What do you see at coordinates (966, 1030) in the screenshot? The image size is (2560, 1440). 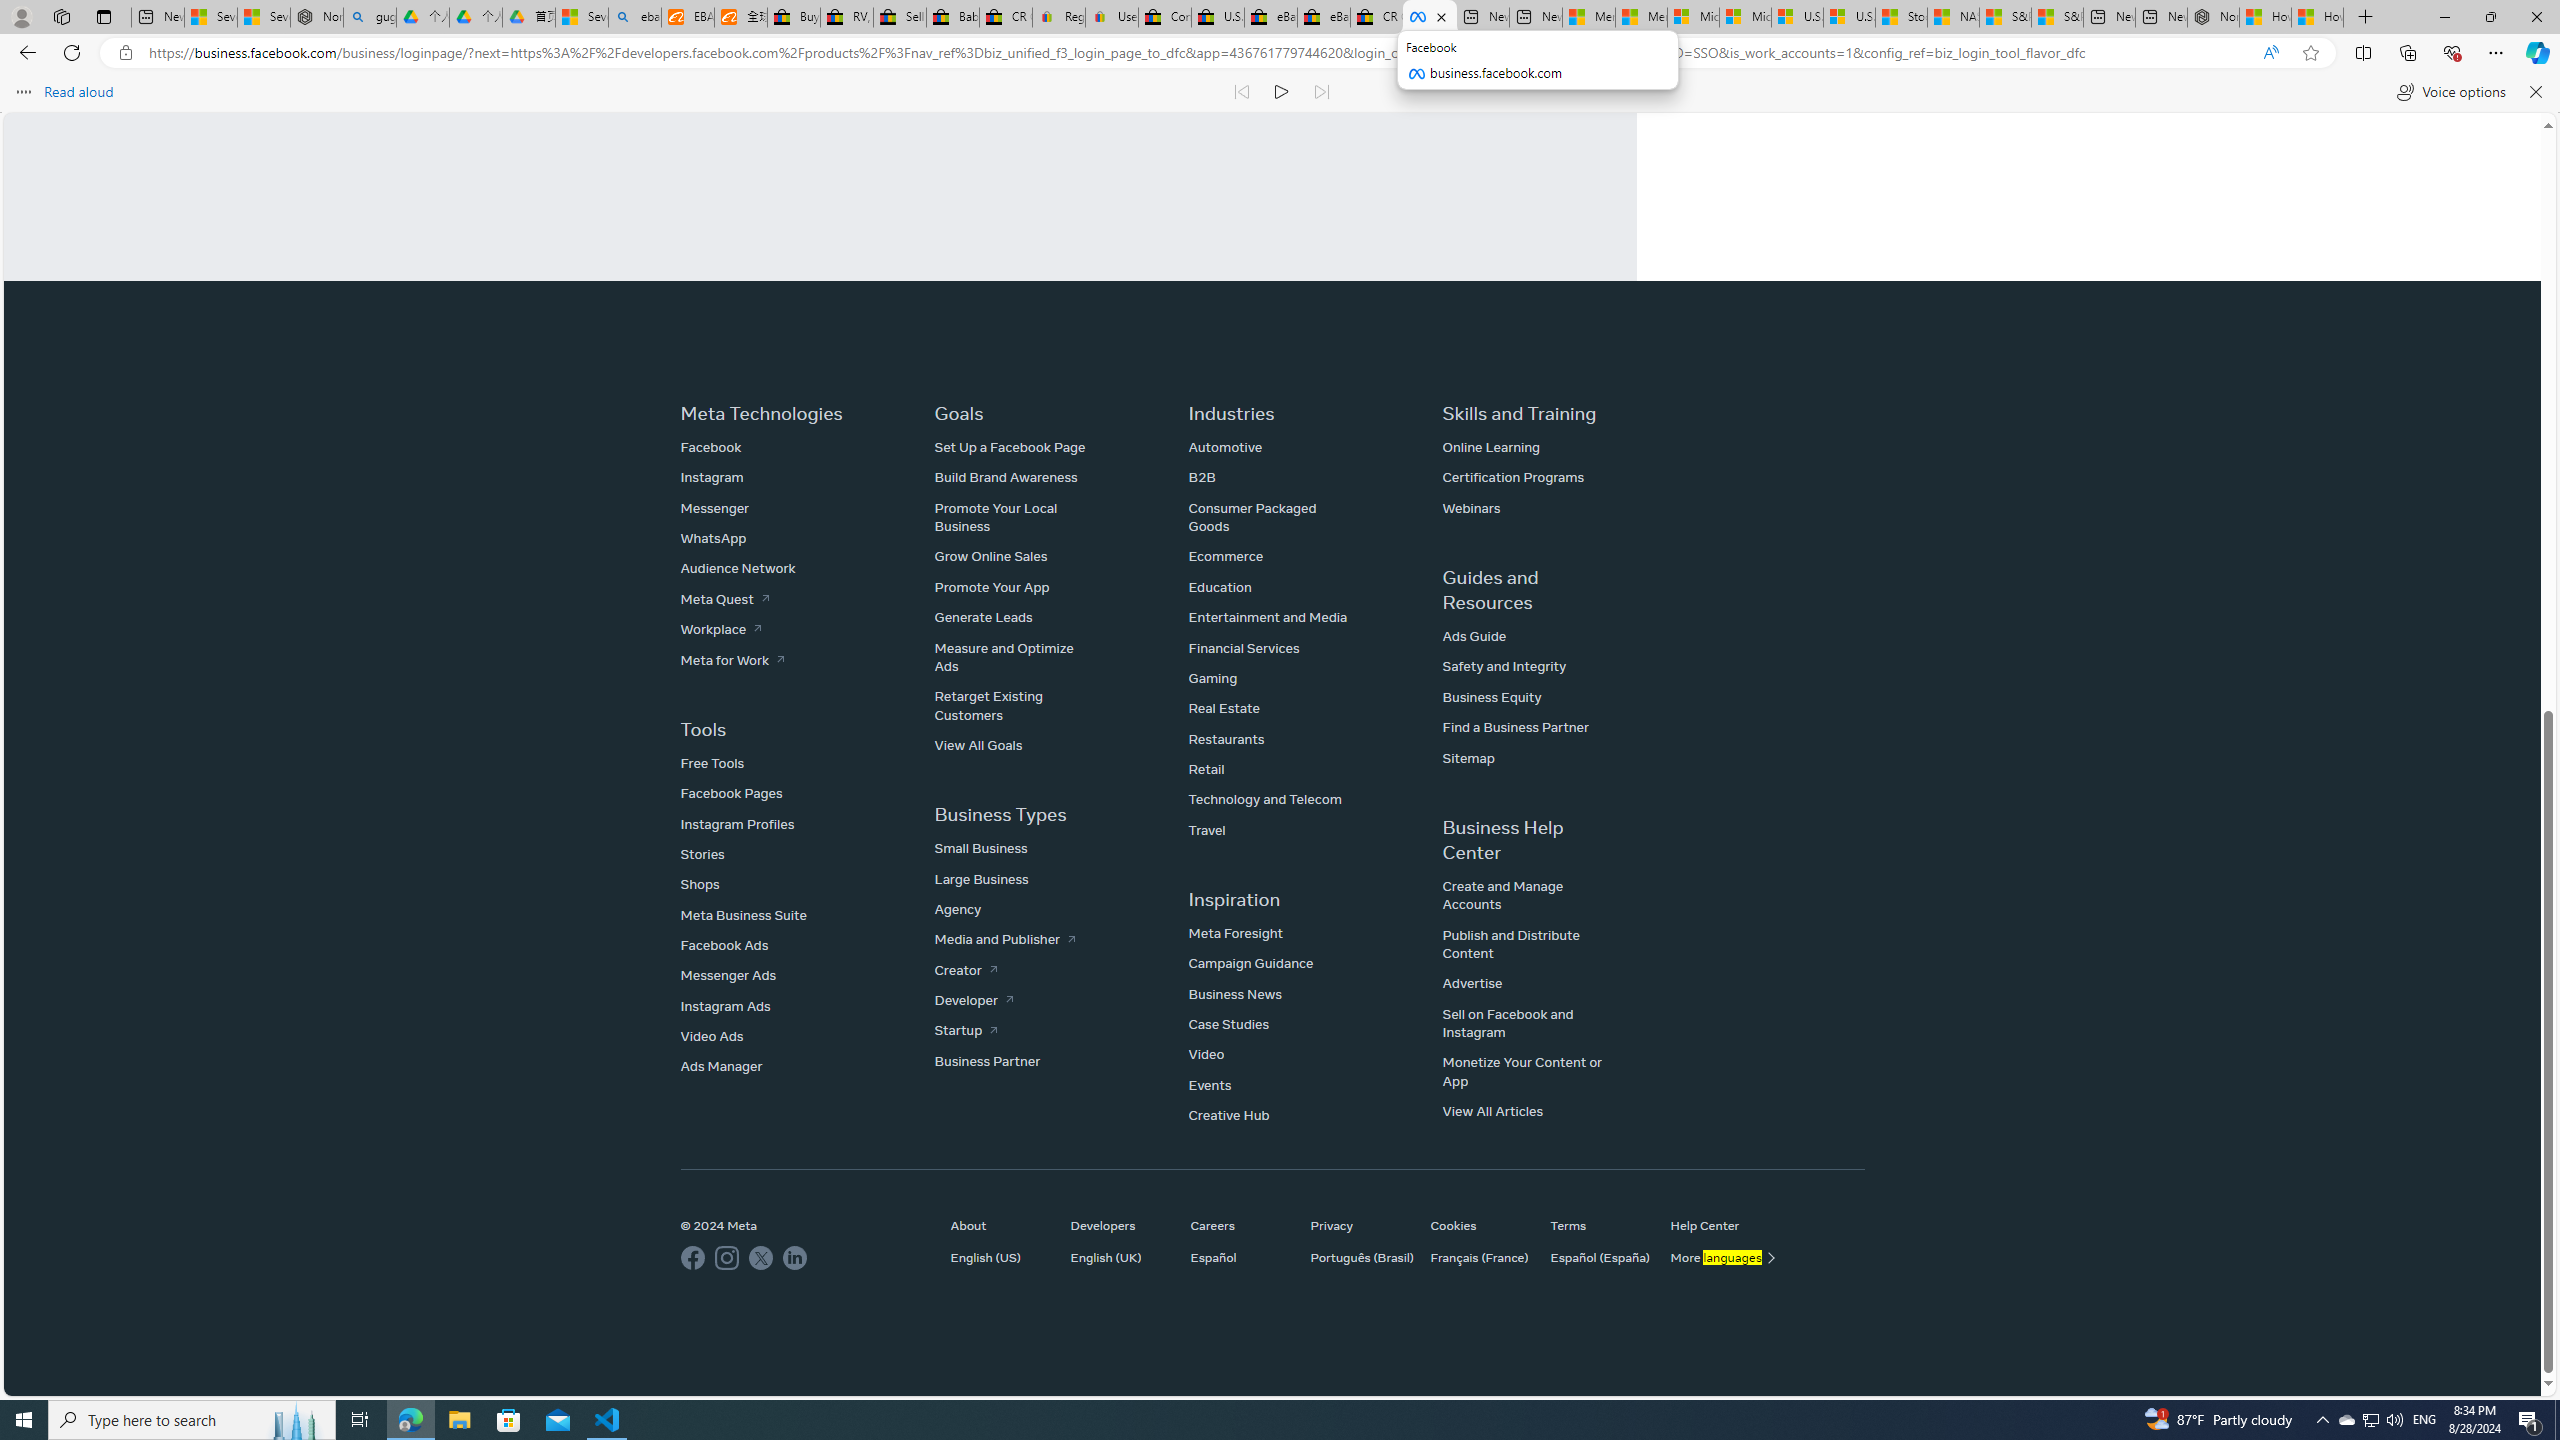 I see `'Startup'` at bounding box center [966, 1030].